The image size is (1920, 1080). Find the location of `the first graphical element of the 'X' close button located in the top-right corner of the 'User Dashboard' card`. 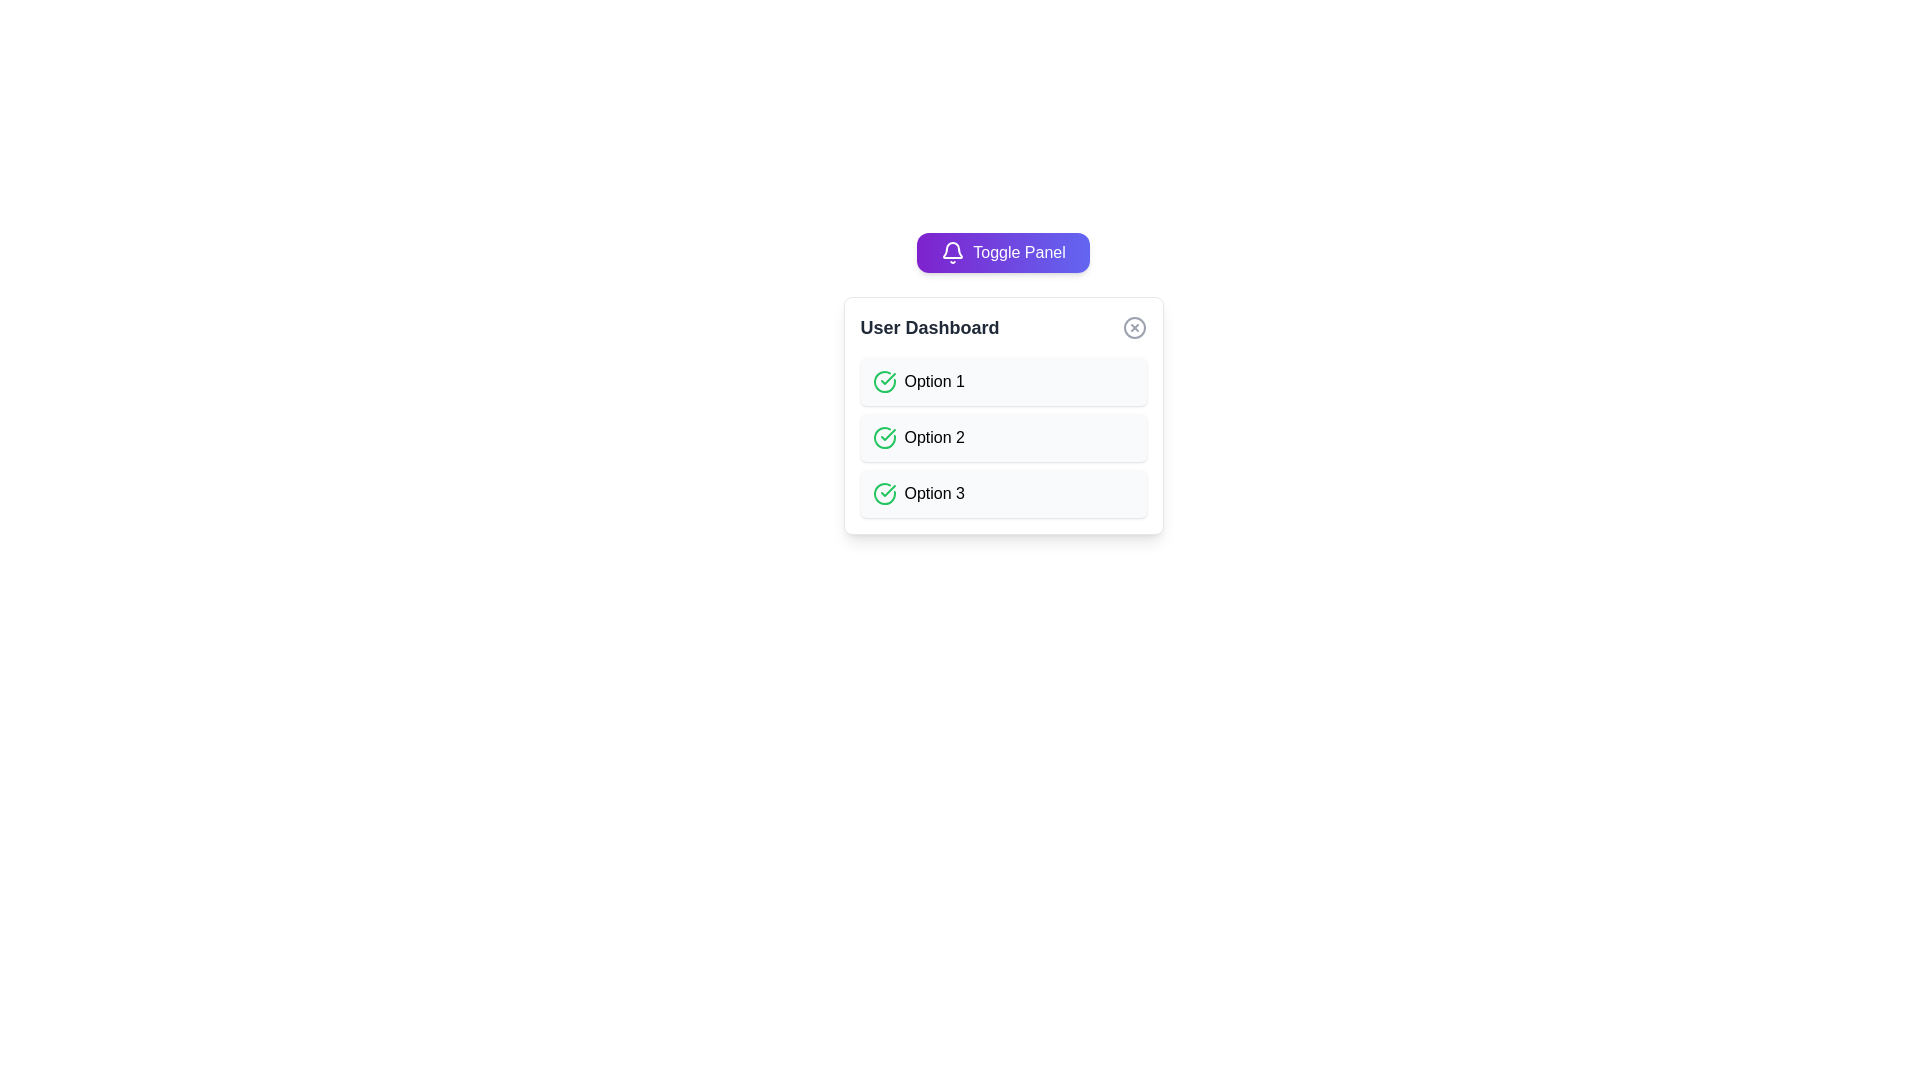

the first graphical element of the 'X' close button located in the top-right corner of the 'User Dashboard' card is located at coordinates (1134, 326).